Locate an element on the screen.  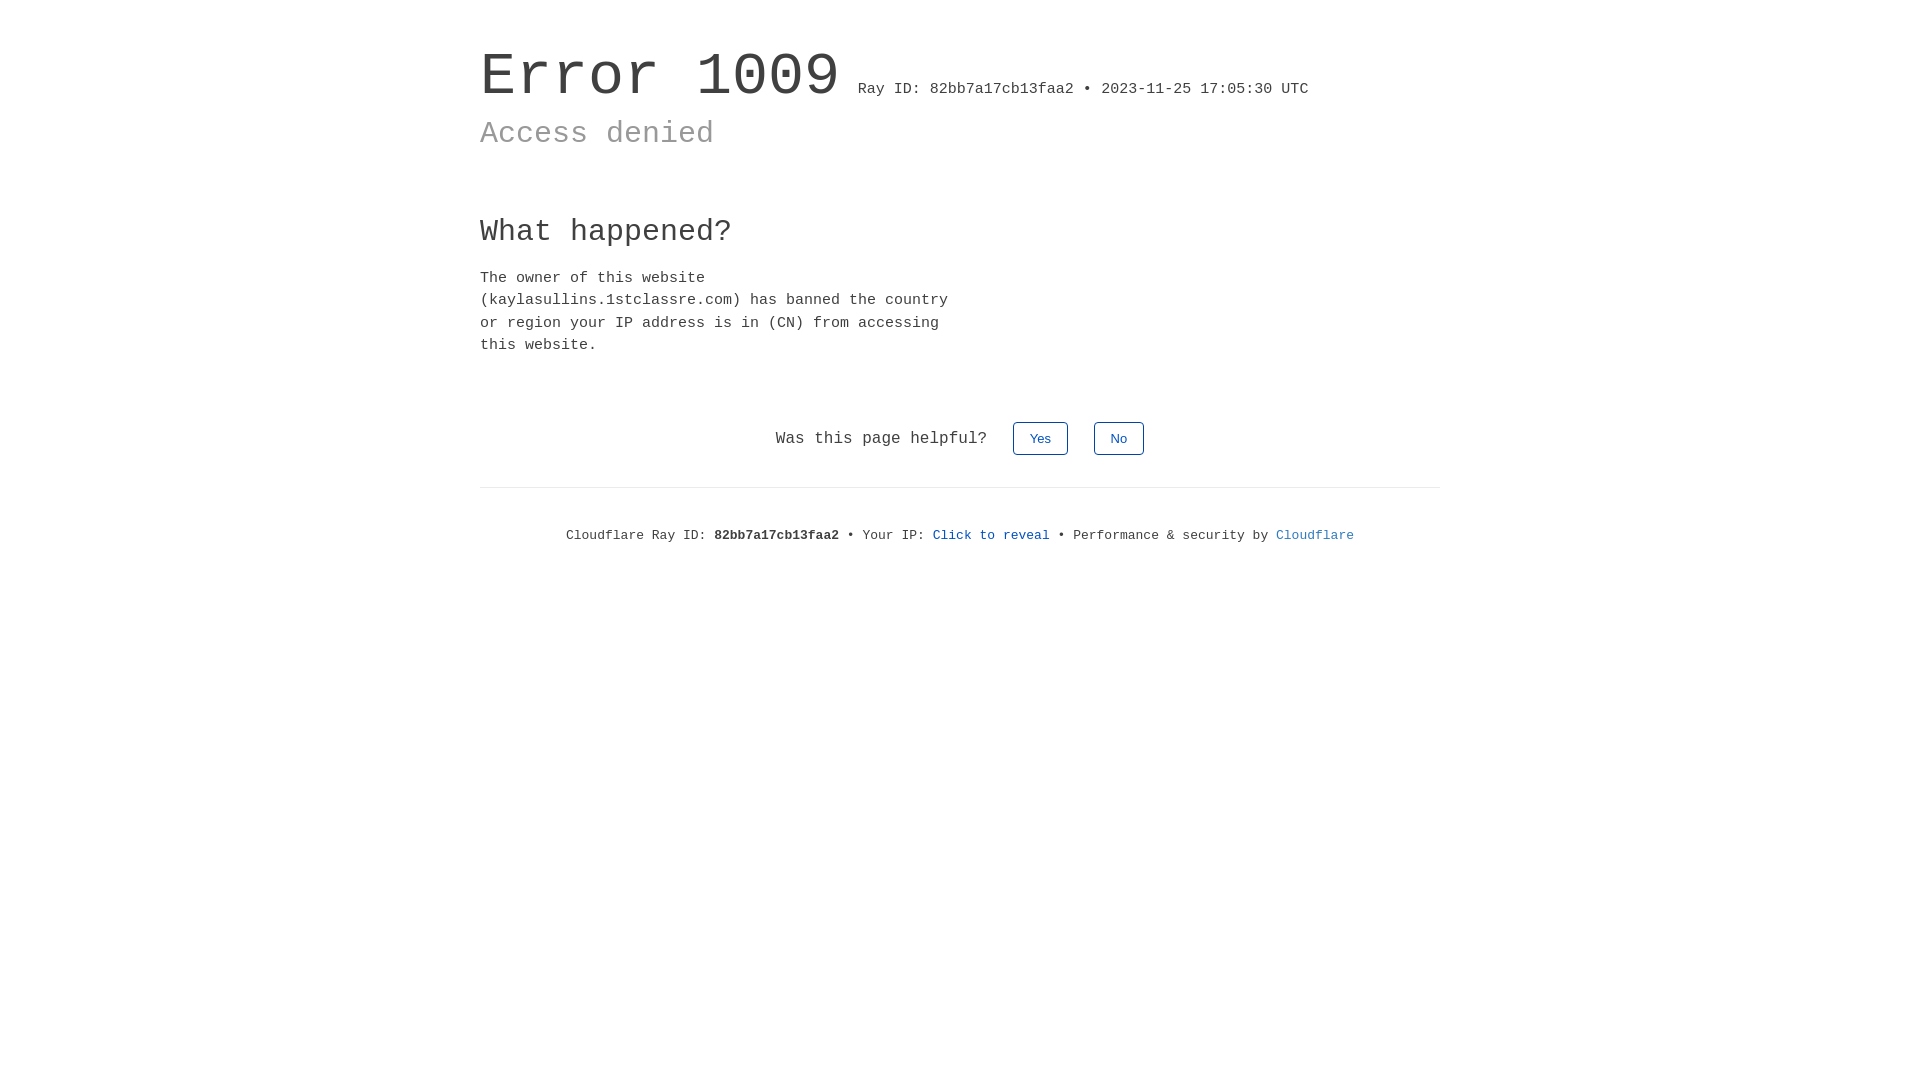
'No' is located at coordinates (1118, 437).